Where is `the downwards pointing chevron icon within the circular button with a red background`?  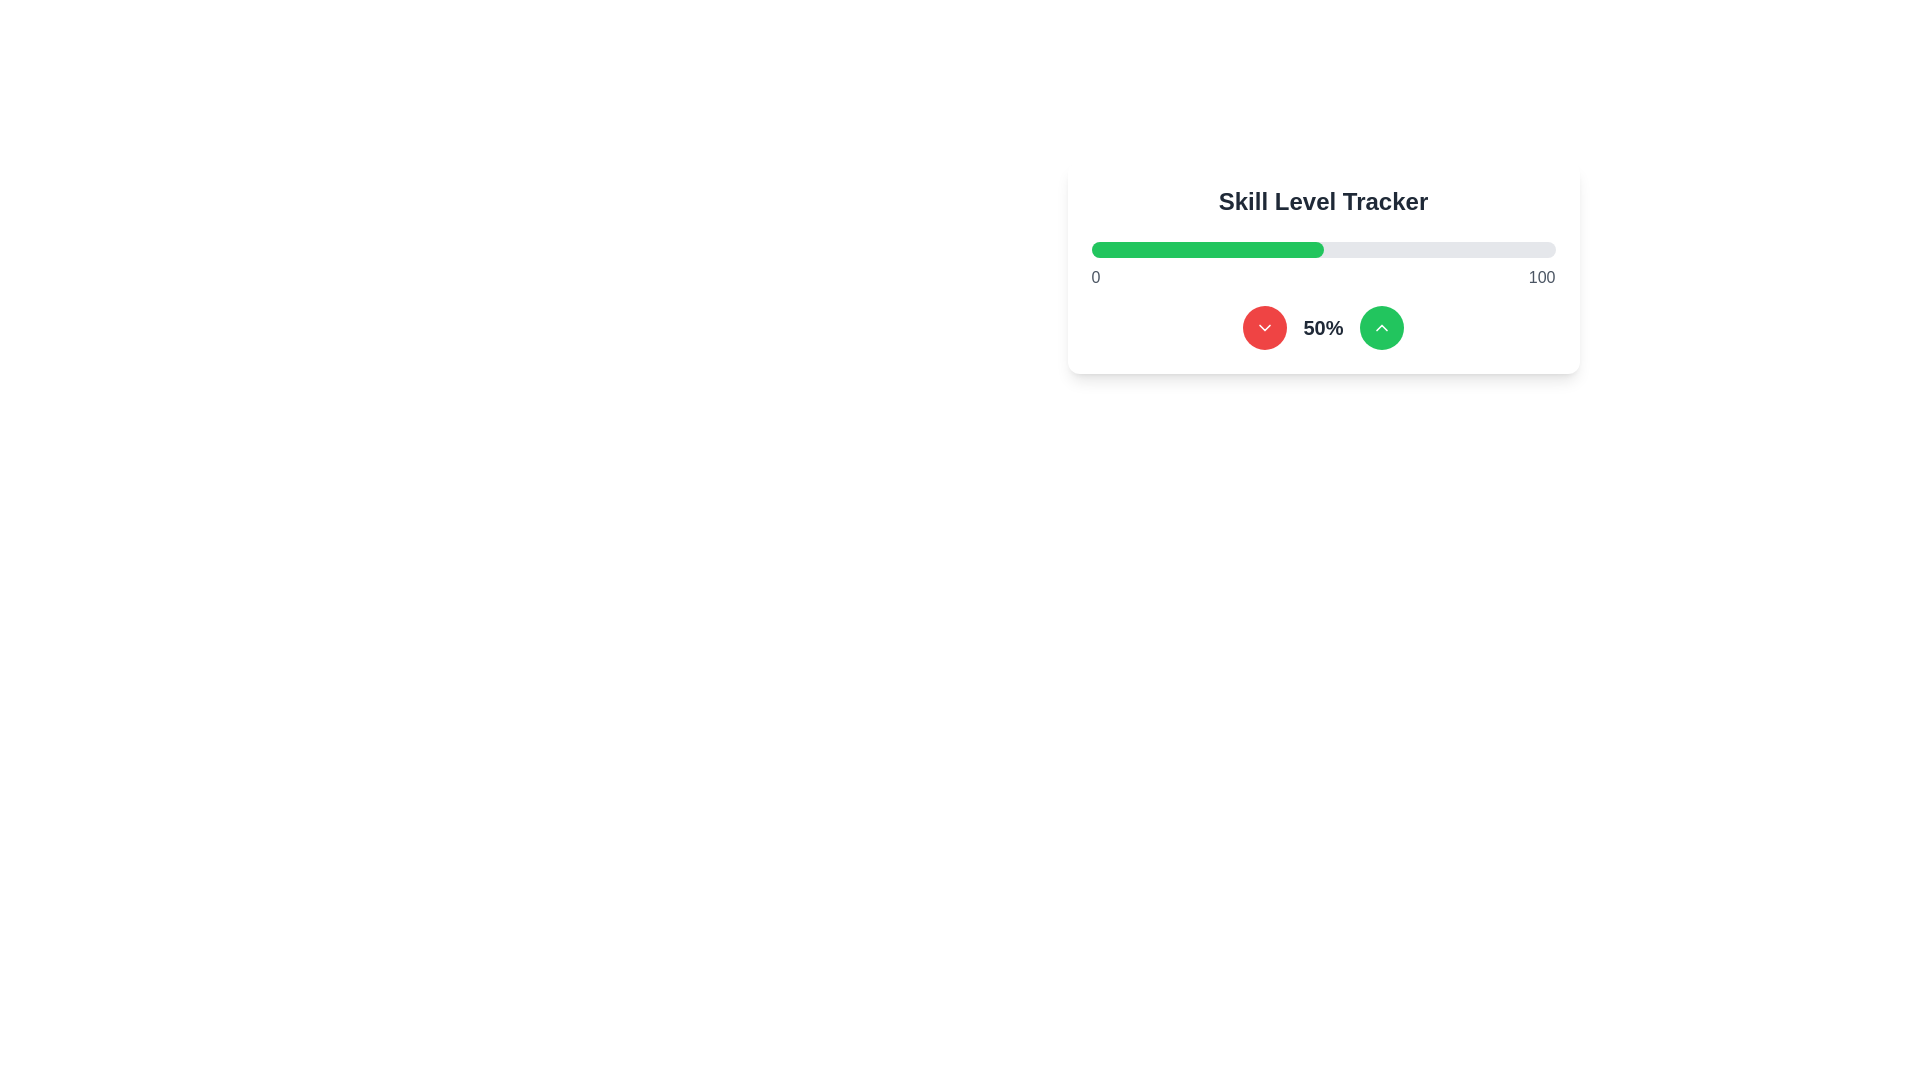 the downwards pointing chevron icon within the circular button with a red background is located at coordinates (1264, 326).